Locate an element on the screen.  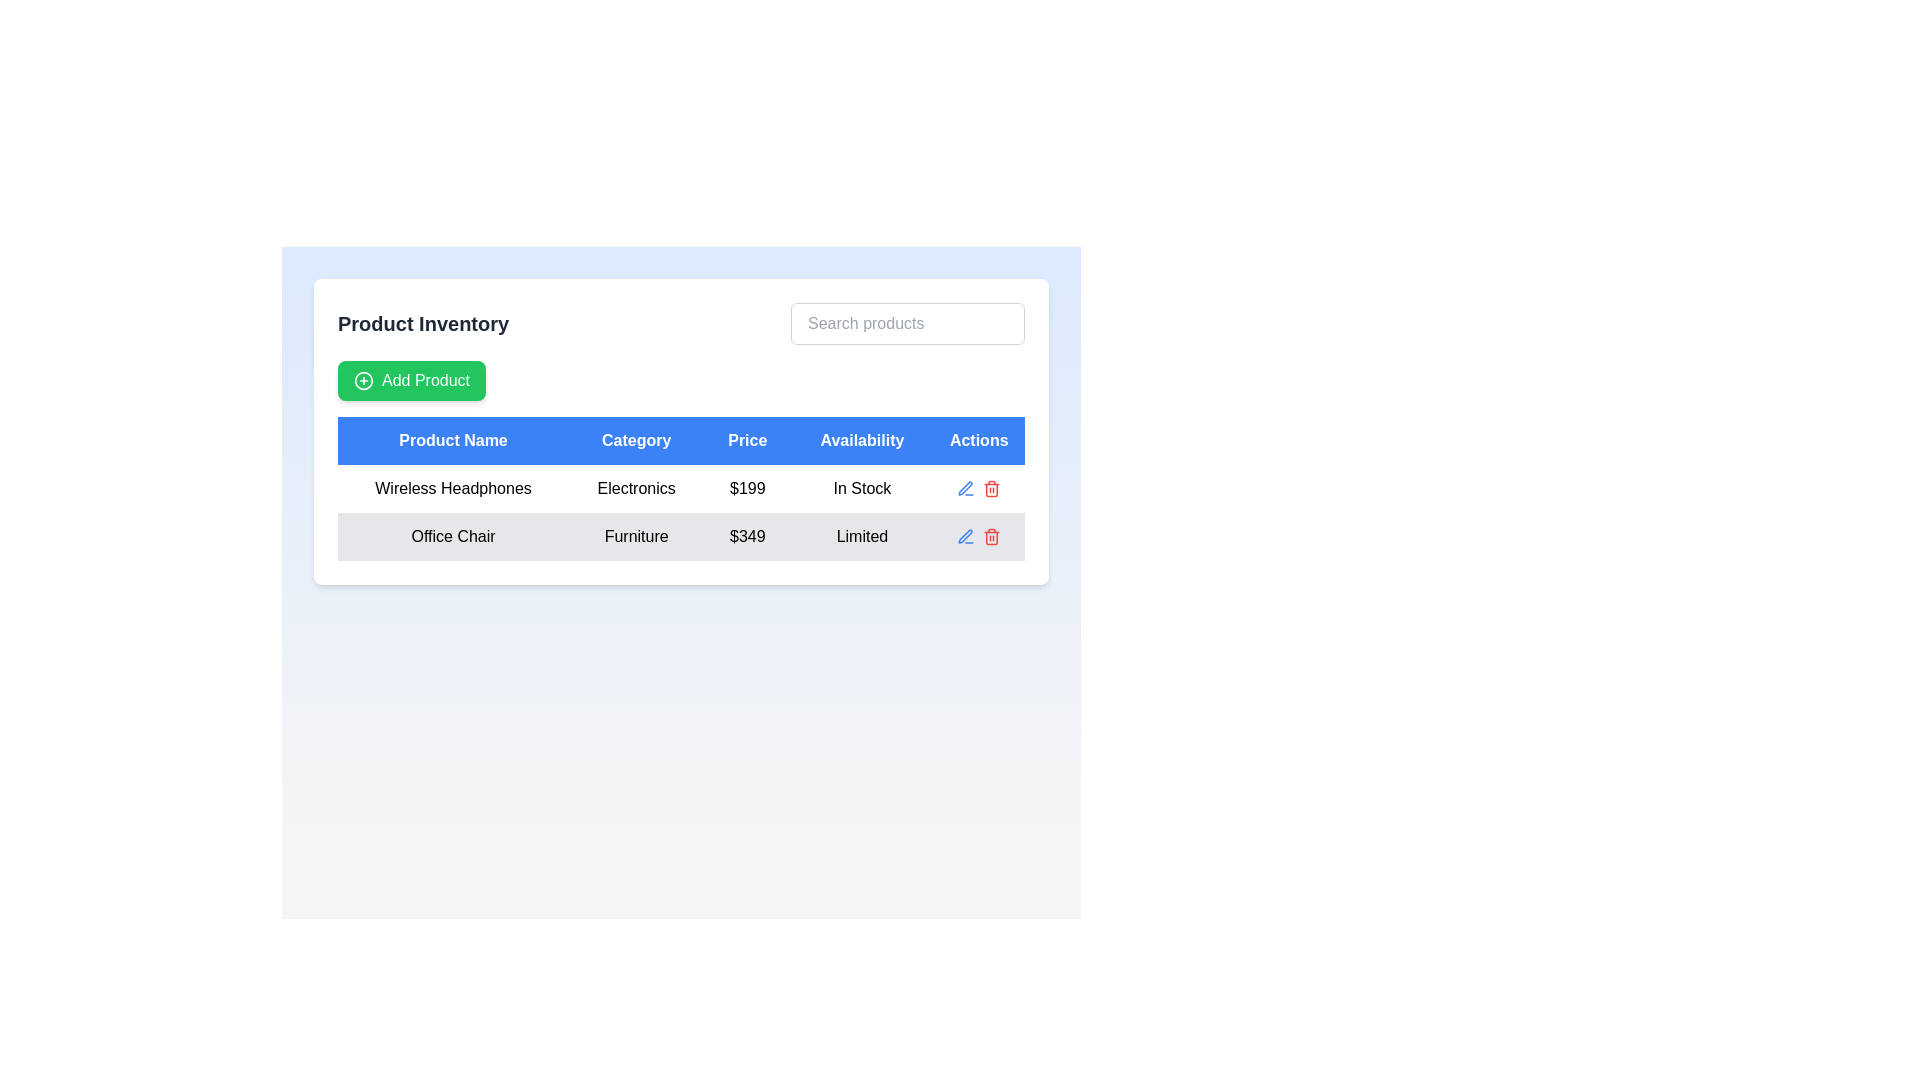
the first table row in the 'Product Inventory' table for keyboard navigation is located at coordinates (681, 489).